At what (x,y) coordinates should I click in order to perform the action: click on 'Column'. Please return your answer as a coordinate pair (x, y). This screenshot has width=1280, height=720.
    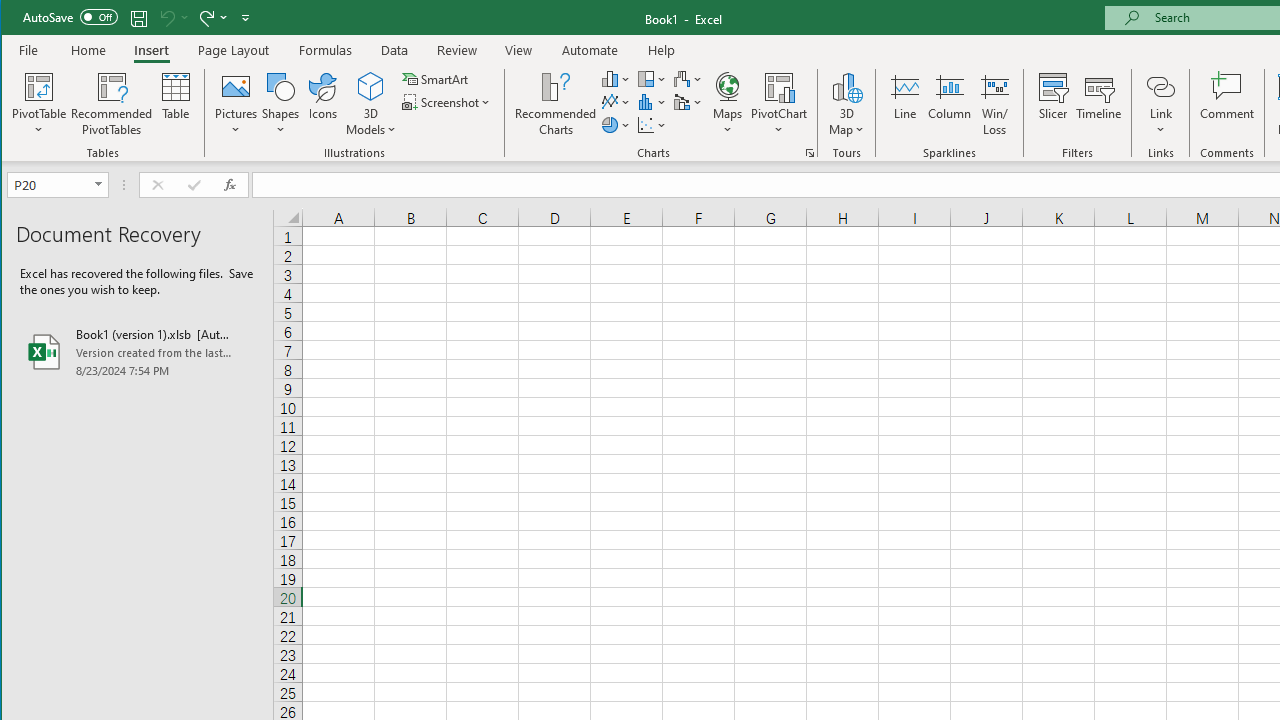
    Looking at the image, I should click on (948, 104).